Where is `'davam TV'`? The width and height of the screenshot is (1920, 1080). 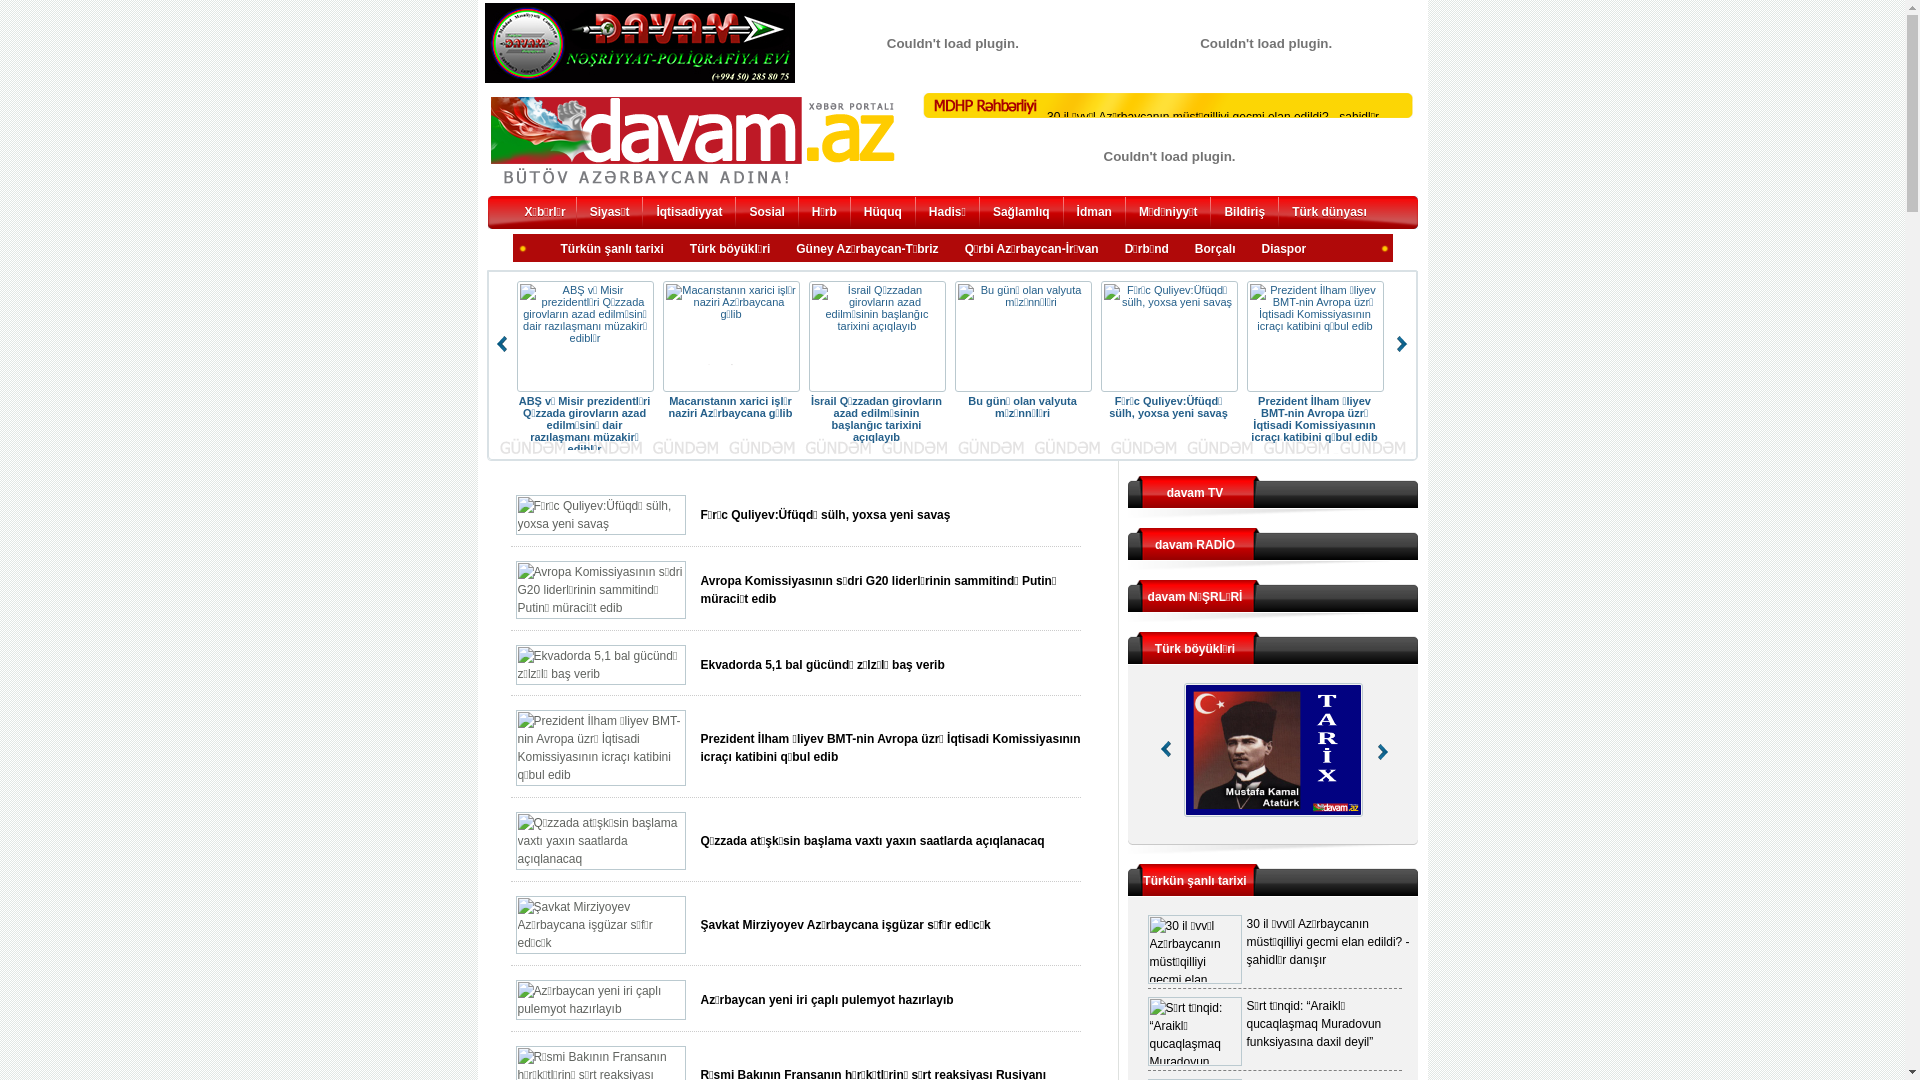 'davam TV' is located at coordinates (1195, 493).